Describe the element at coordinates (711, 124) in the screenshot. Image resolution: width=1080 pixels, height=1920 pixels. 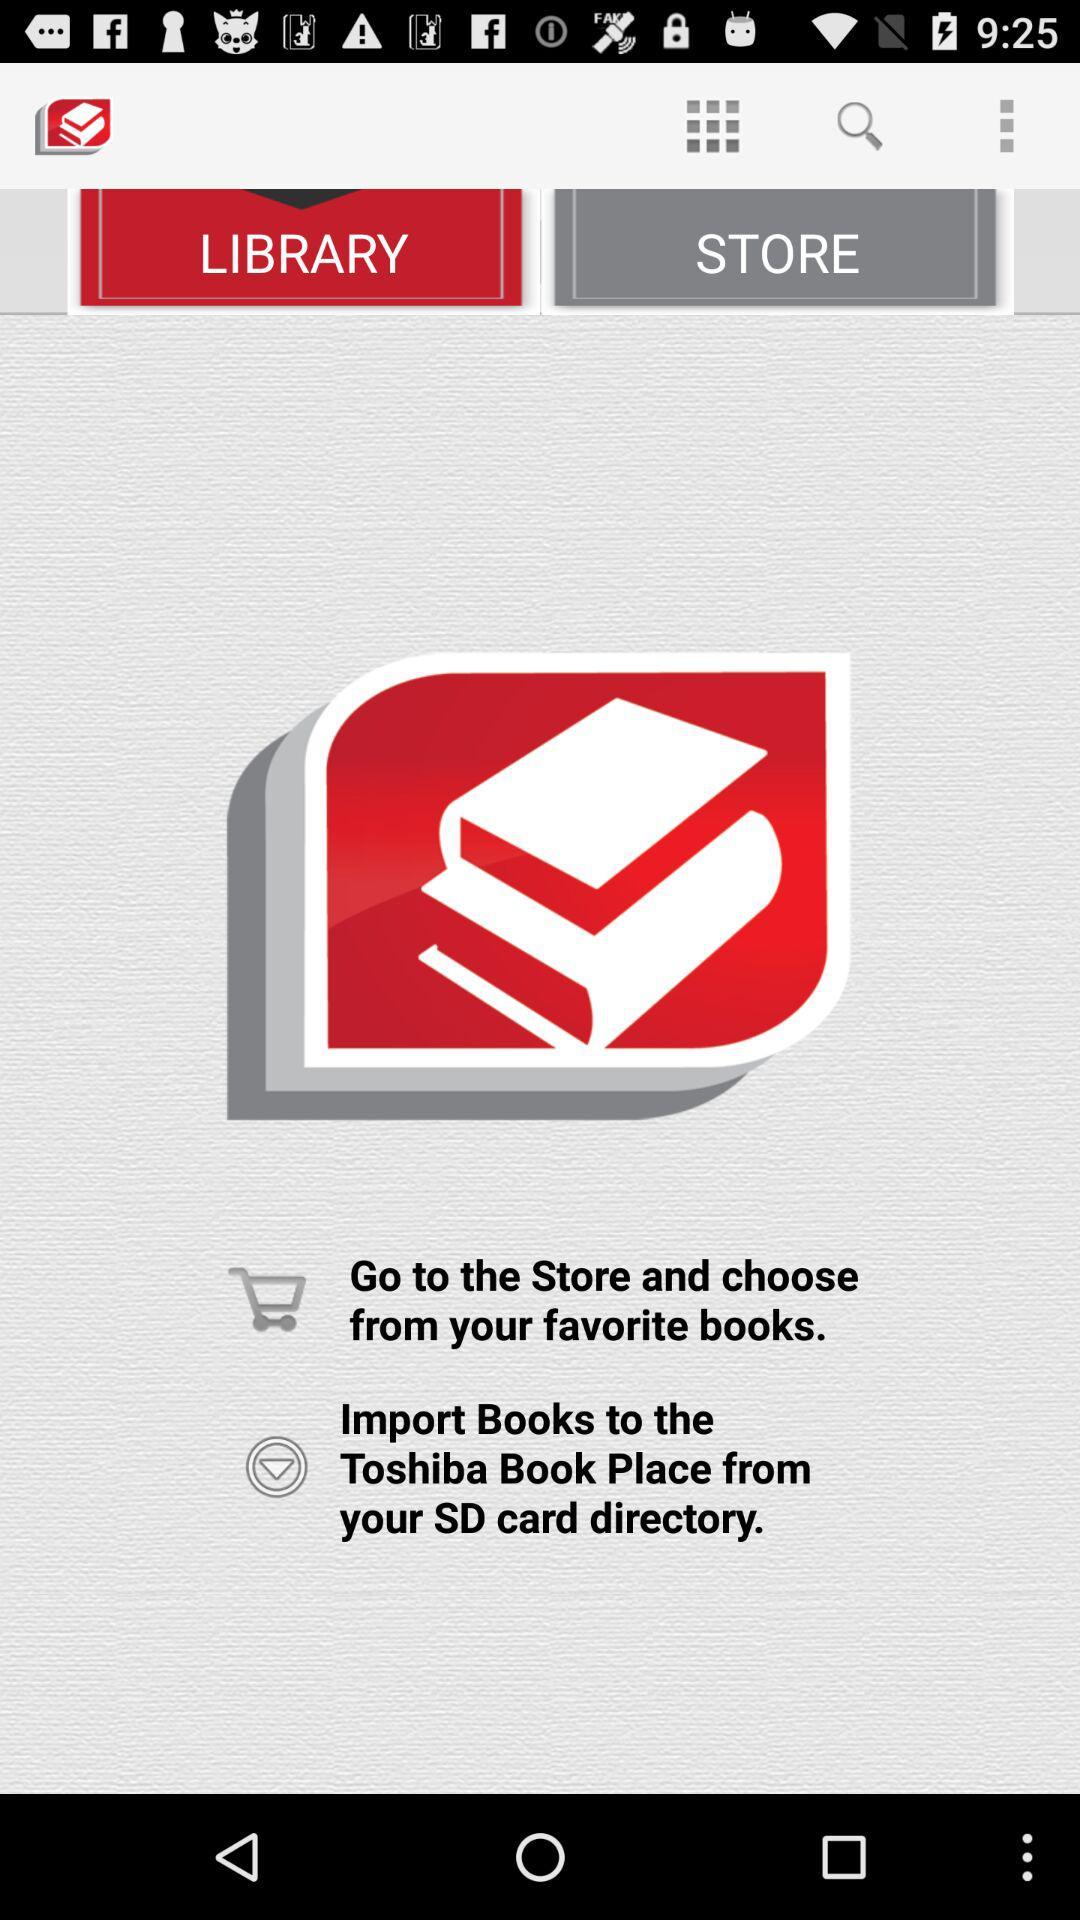
I see `the icon above store` at that location.